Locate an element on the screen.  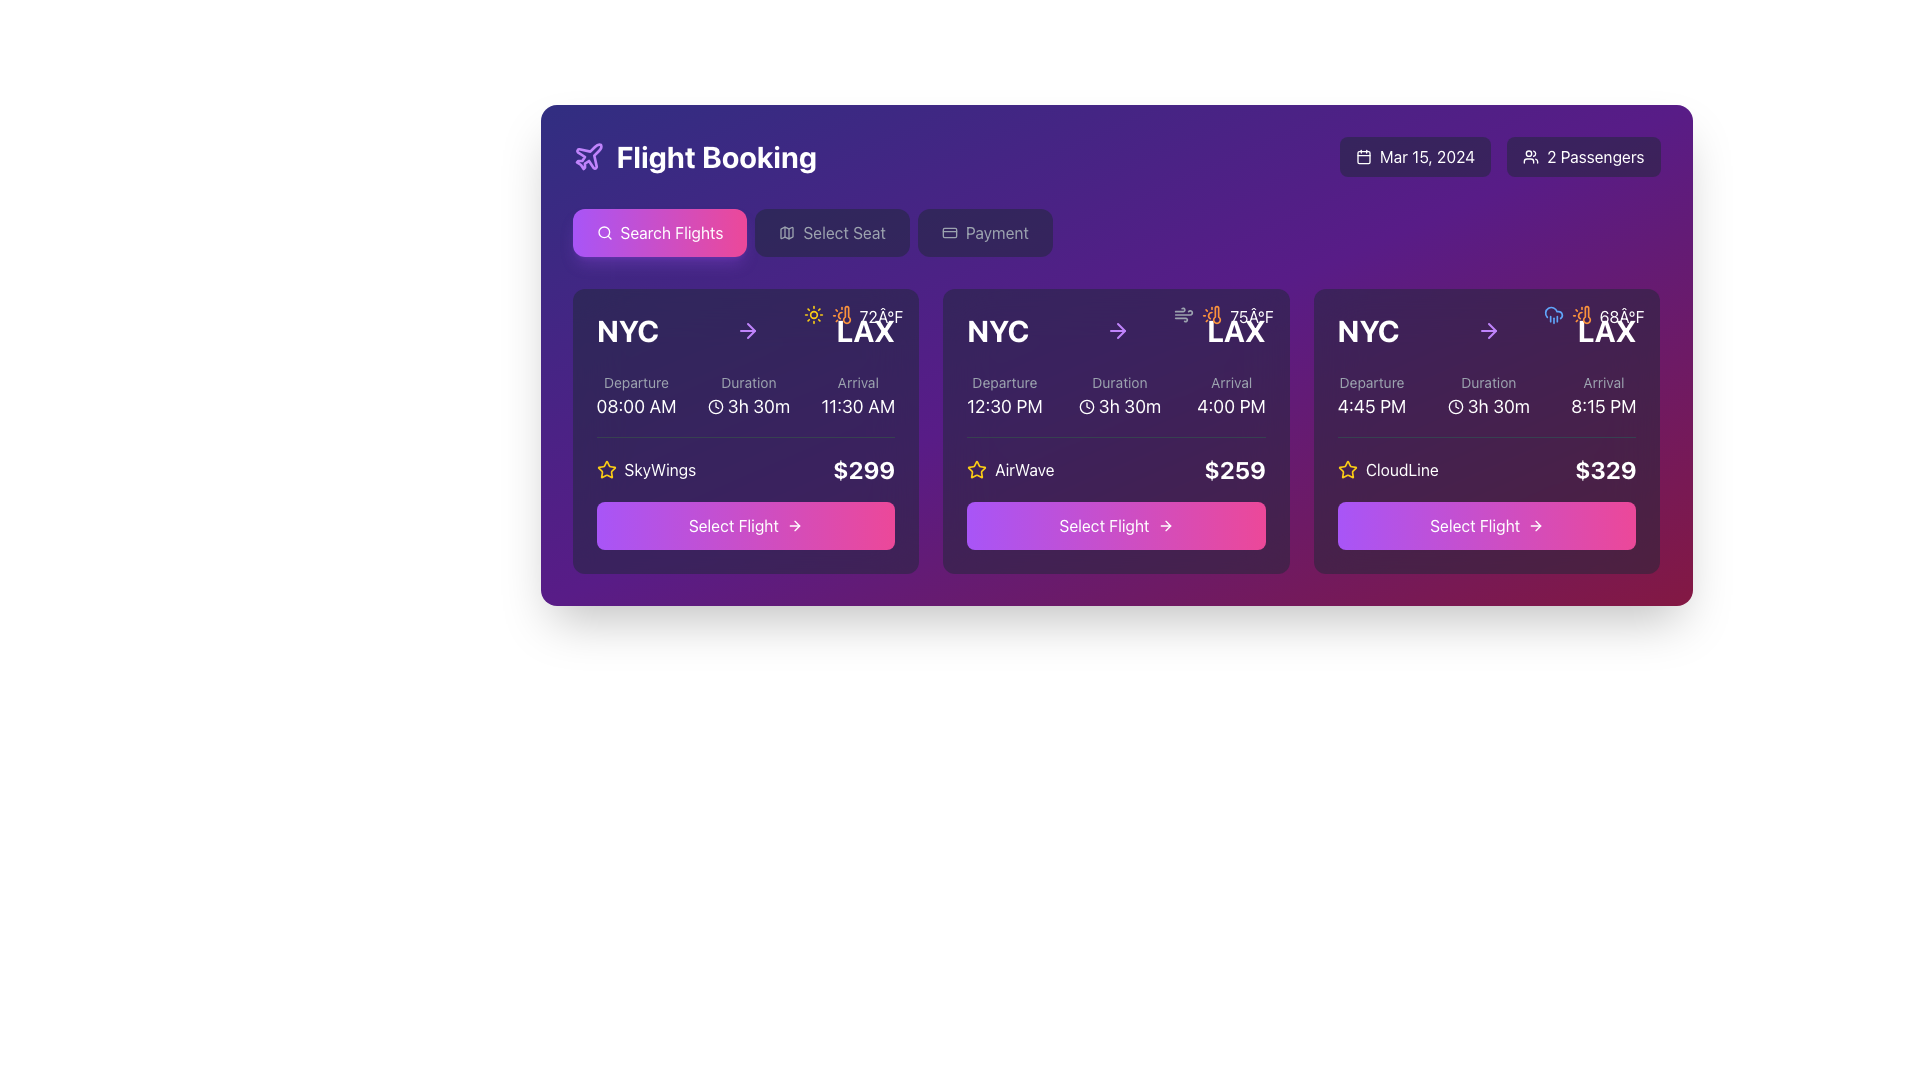
the weather icons (a rain cloud and a sun with a thermometer) displayed next to the temperature indicator '68°F' in the top right corner of the flight card for the NYC to LAX flight is located at coordinates (1592, 315).